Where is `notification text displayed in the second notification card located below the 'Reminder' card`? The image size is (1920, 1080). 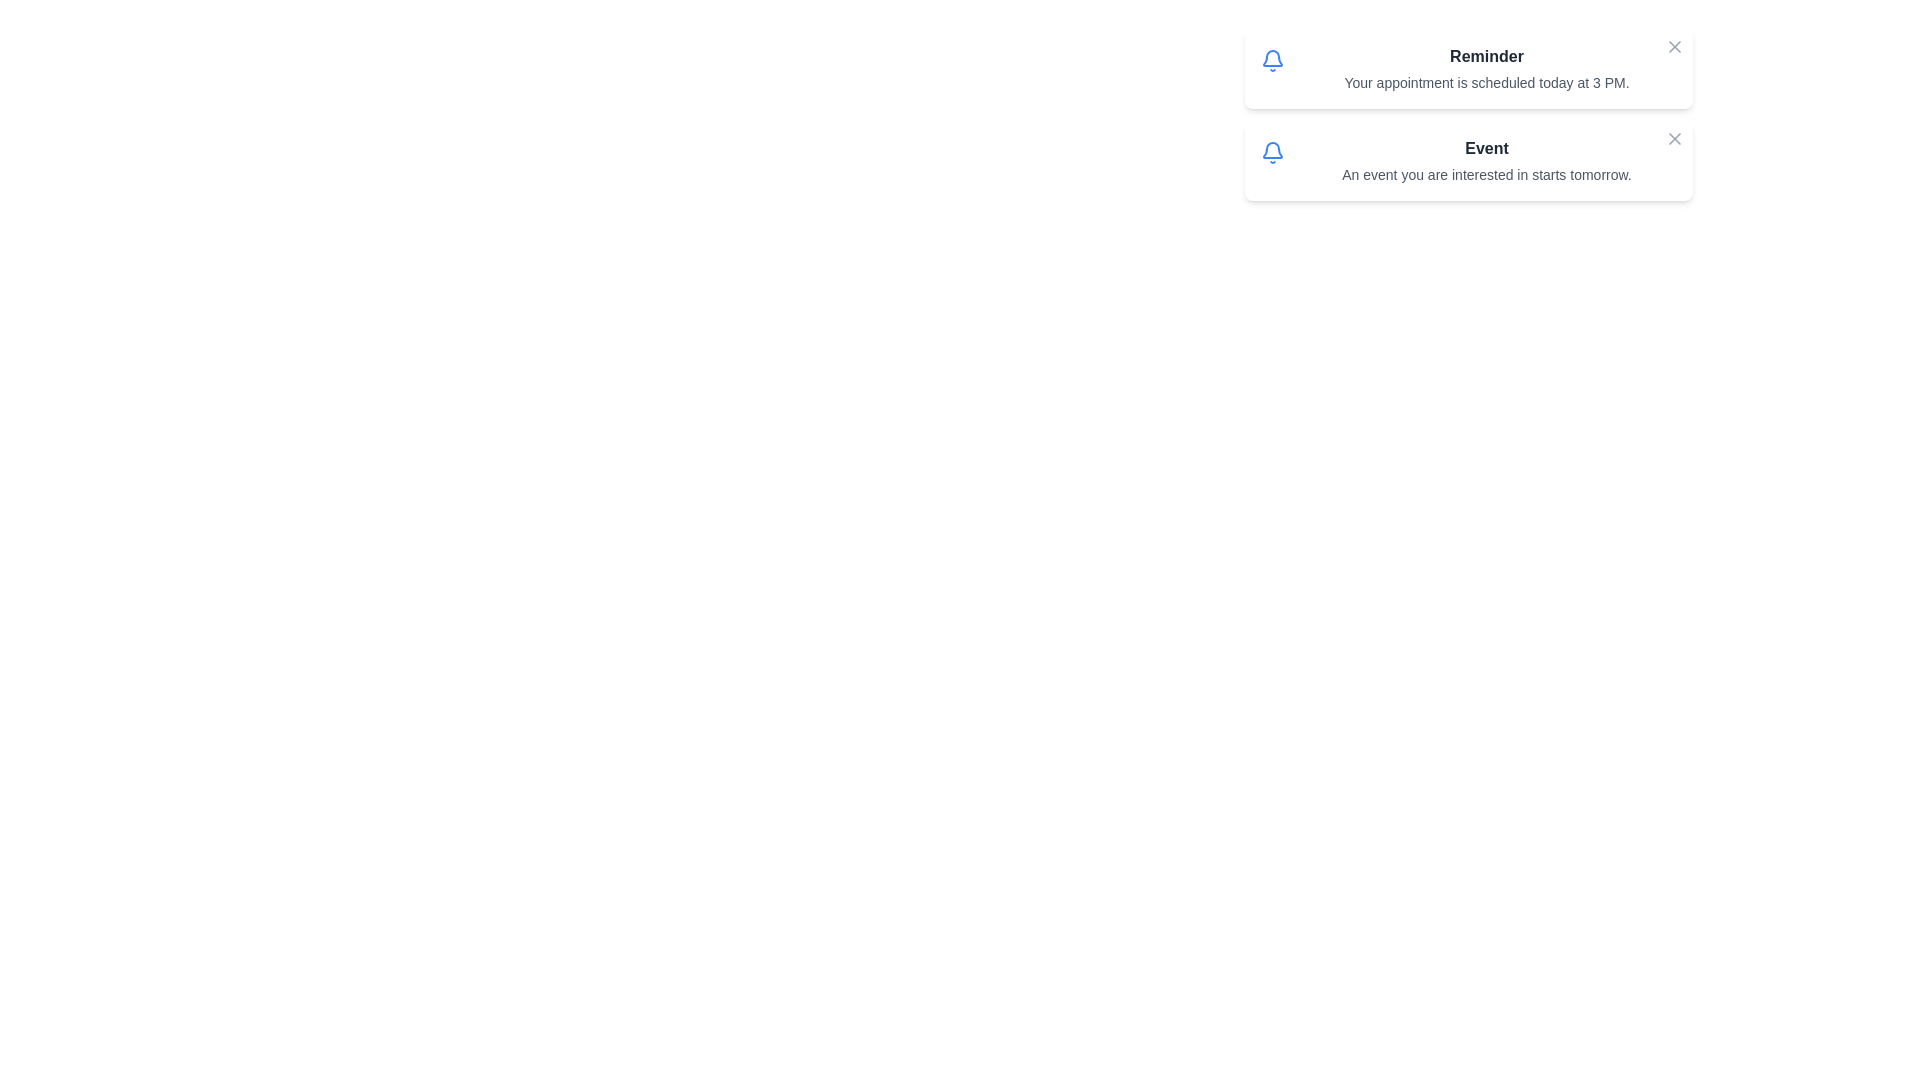 notification text displayed in the second notification card located below the 'Reminder' card is located at coordinates (1468, 160).